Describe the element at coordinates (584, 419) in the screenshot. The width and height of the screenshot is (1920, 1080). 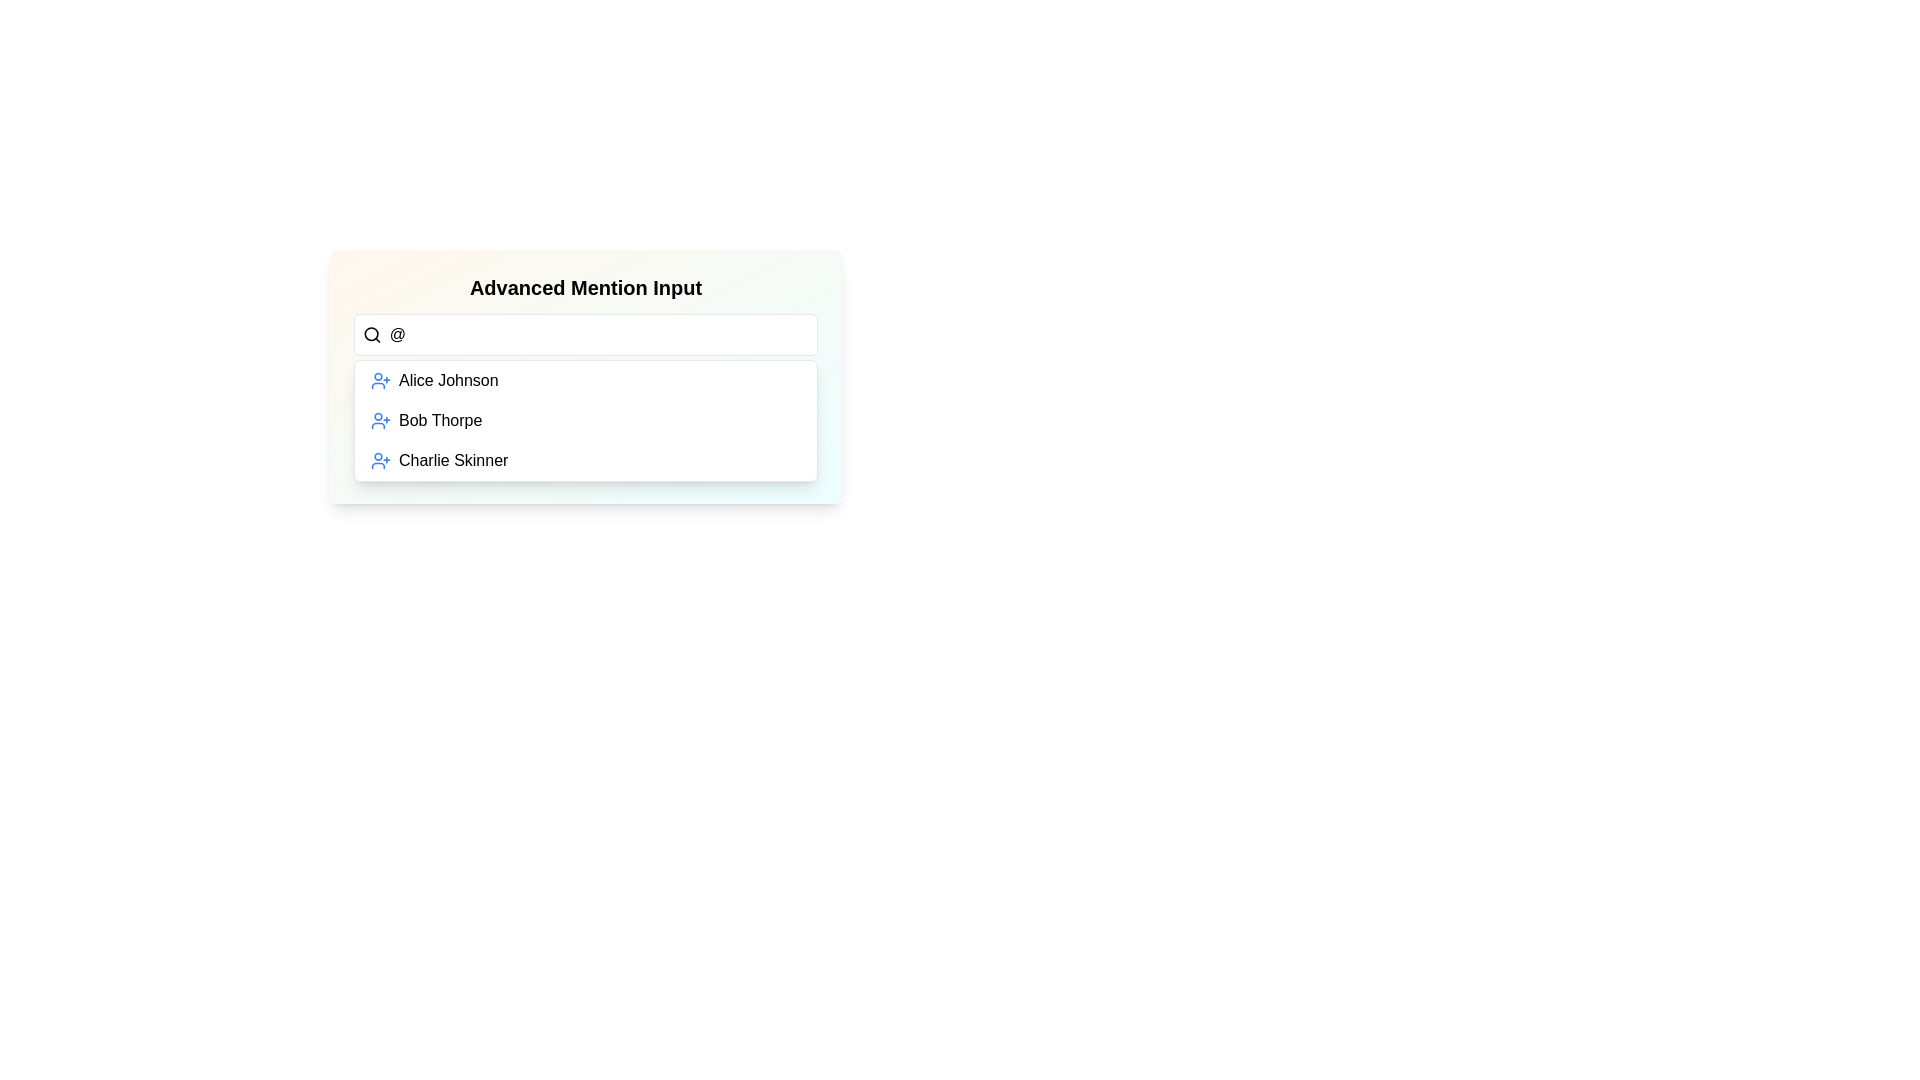
I see `the dropdown menu row containing user items 'Alice Johnson', 'Bob Thorpe', and 'Charlie Skinner' for more details` at that location.